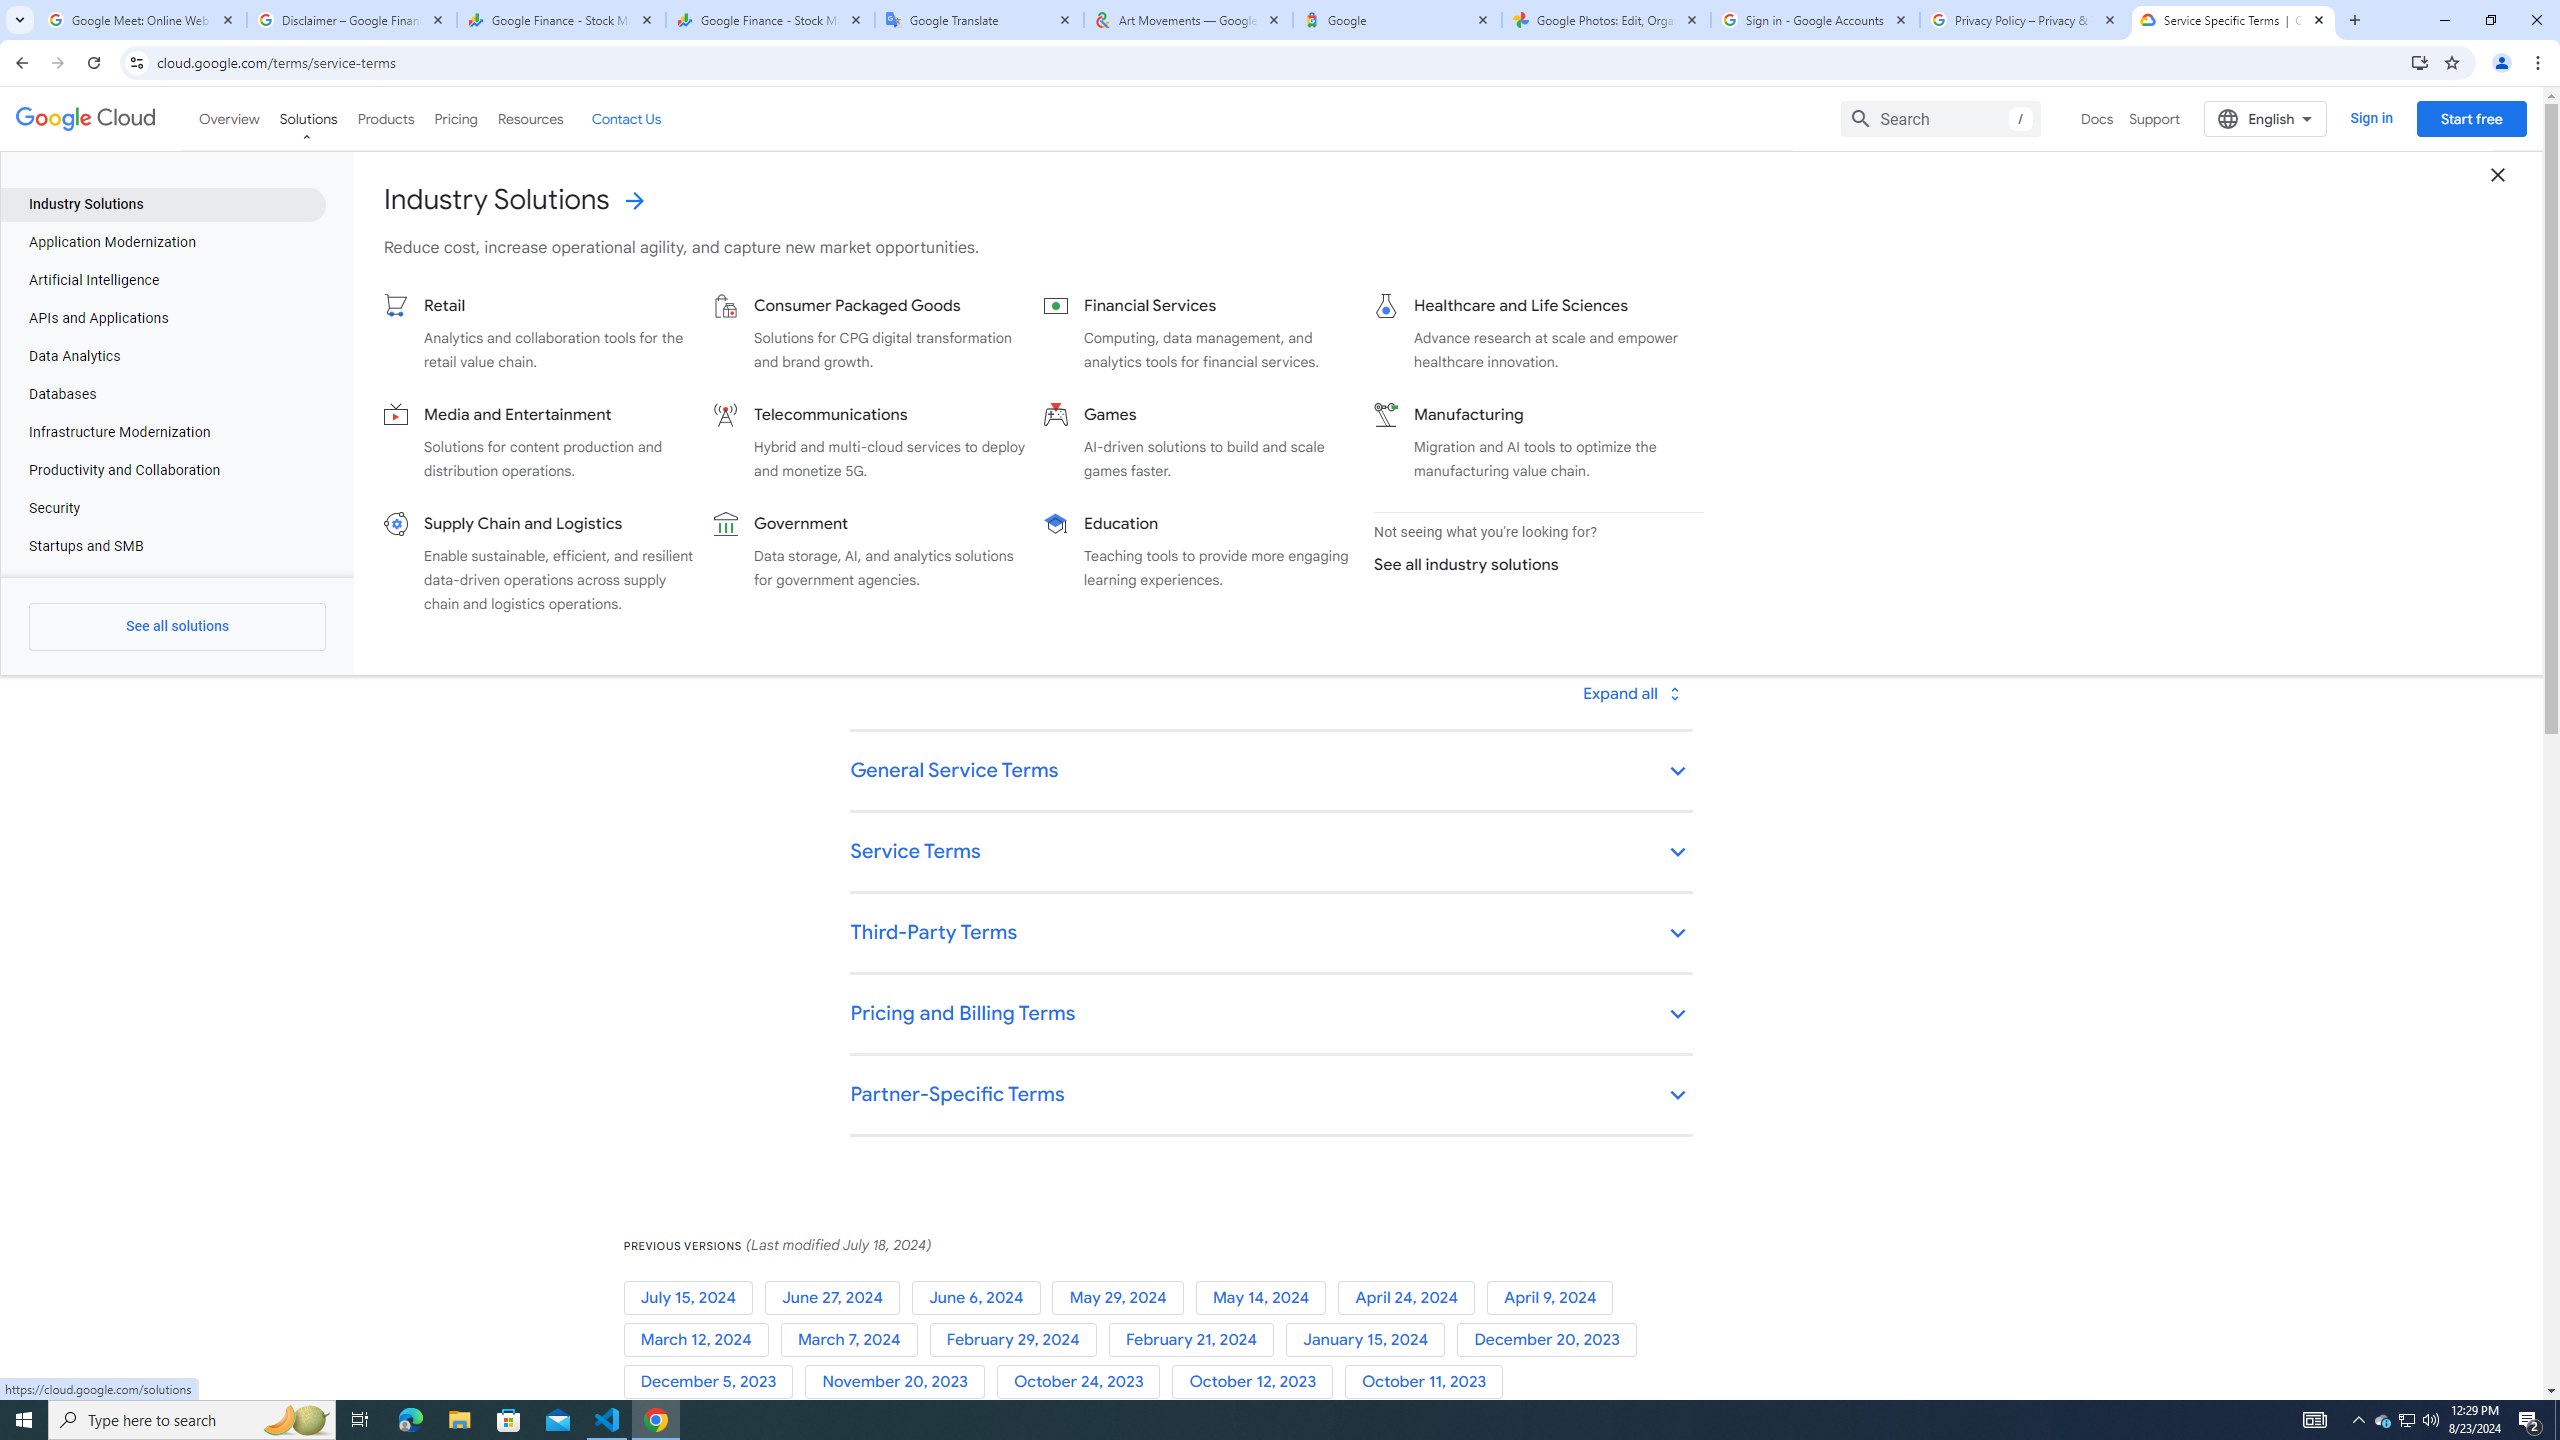  I want to click on 'November 20, 2023', so click(898, 1382).